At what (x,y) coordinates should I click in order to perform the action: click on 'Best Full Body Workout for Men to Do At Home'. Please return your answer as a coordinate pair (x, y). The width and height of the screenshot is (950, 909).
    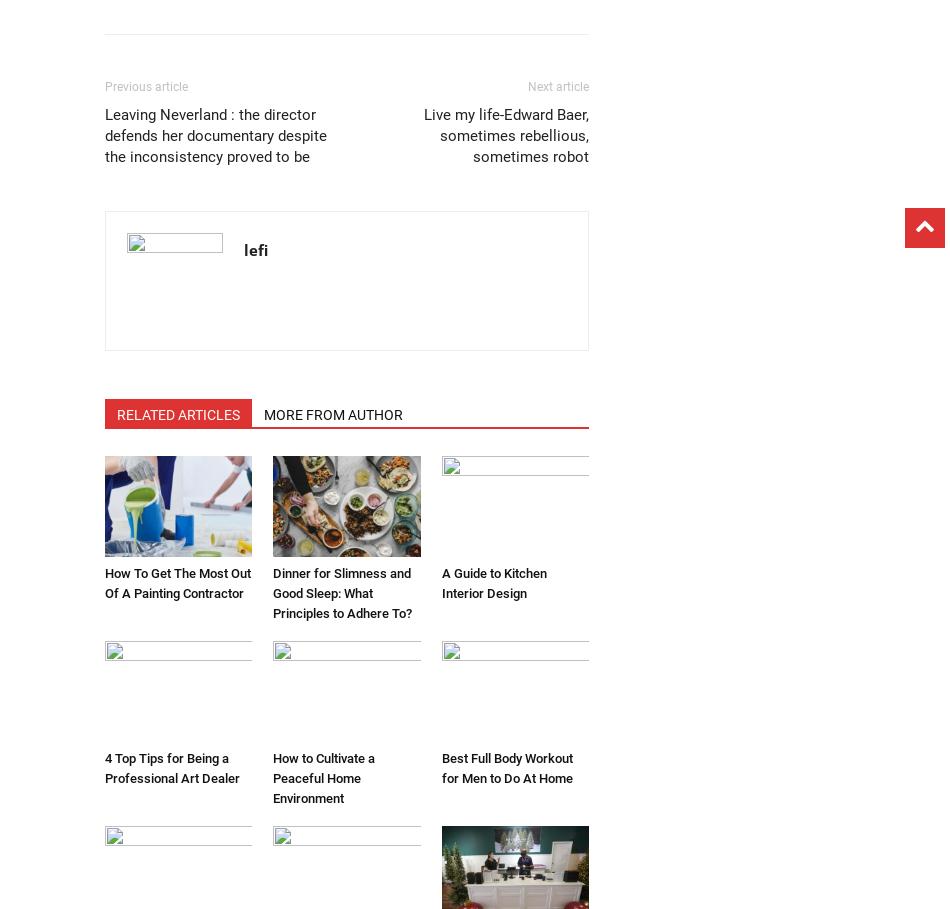
    Looking at the image, I should click on (439, 768).